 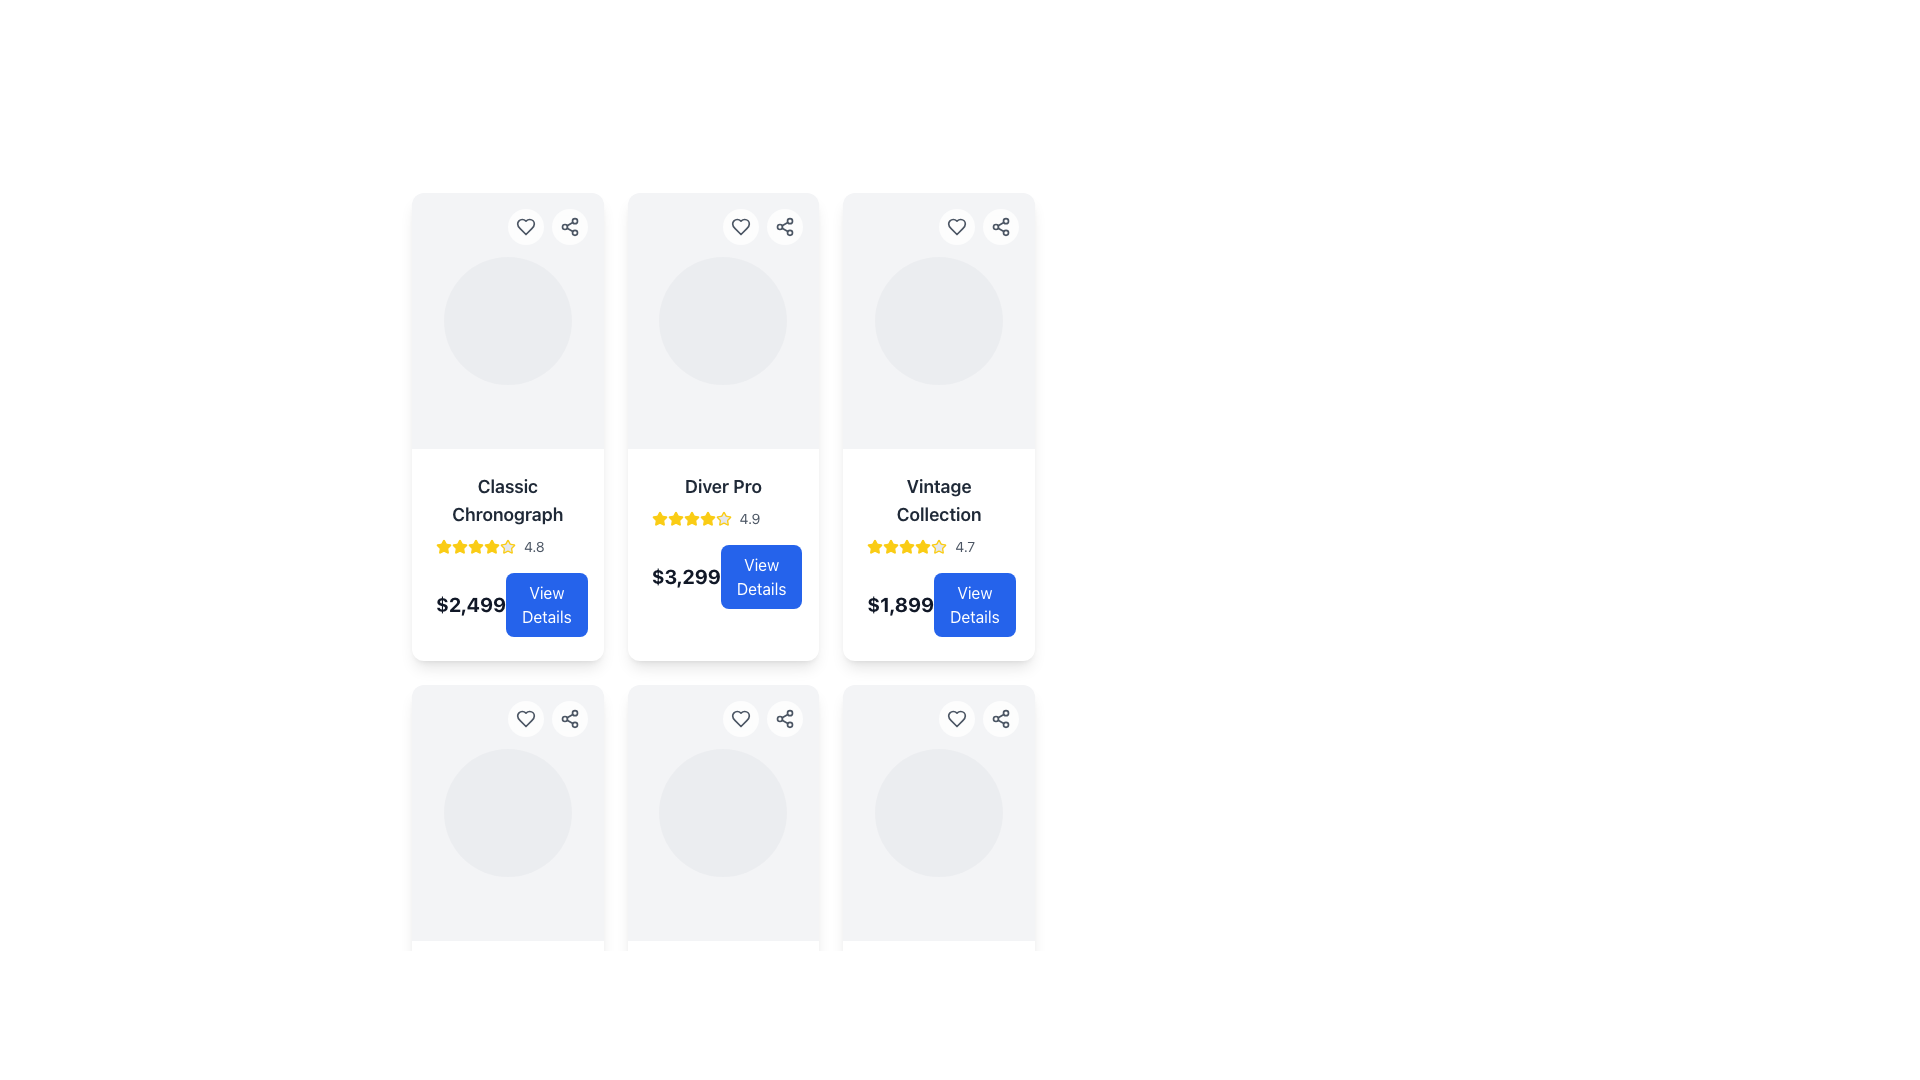 What do you see at coordinates (507, 500) in the screenshot?
I see `text from the Text label displaying the product title, which is positioned at the top-center of the product information card, above the rating stars and price` at bounding box center [507, 500].